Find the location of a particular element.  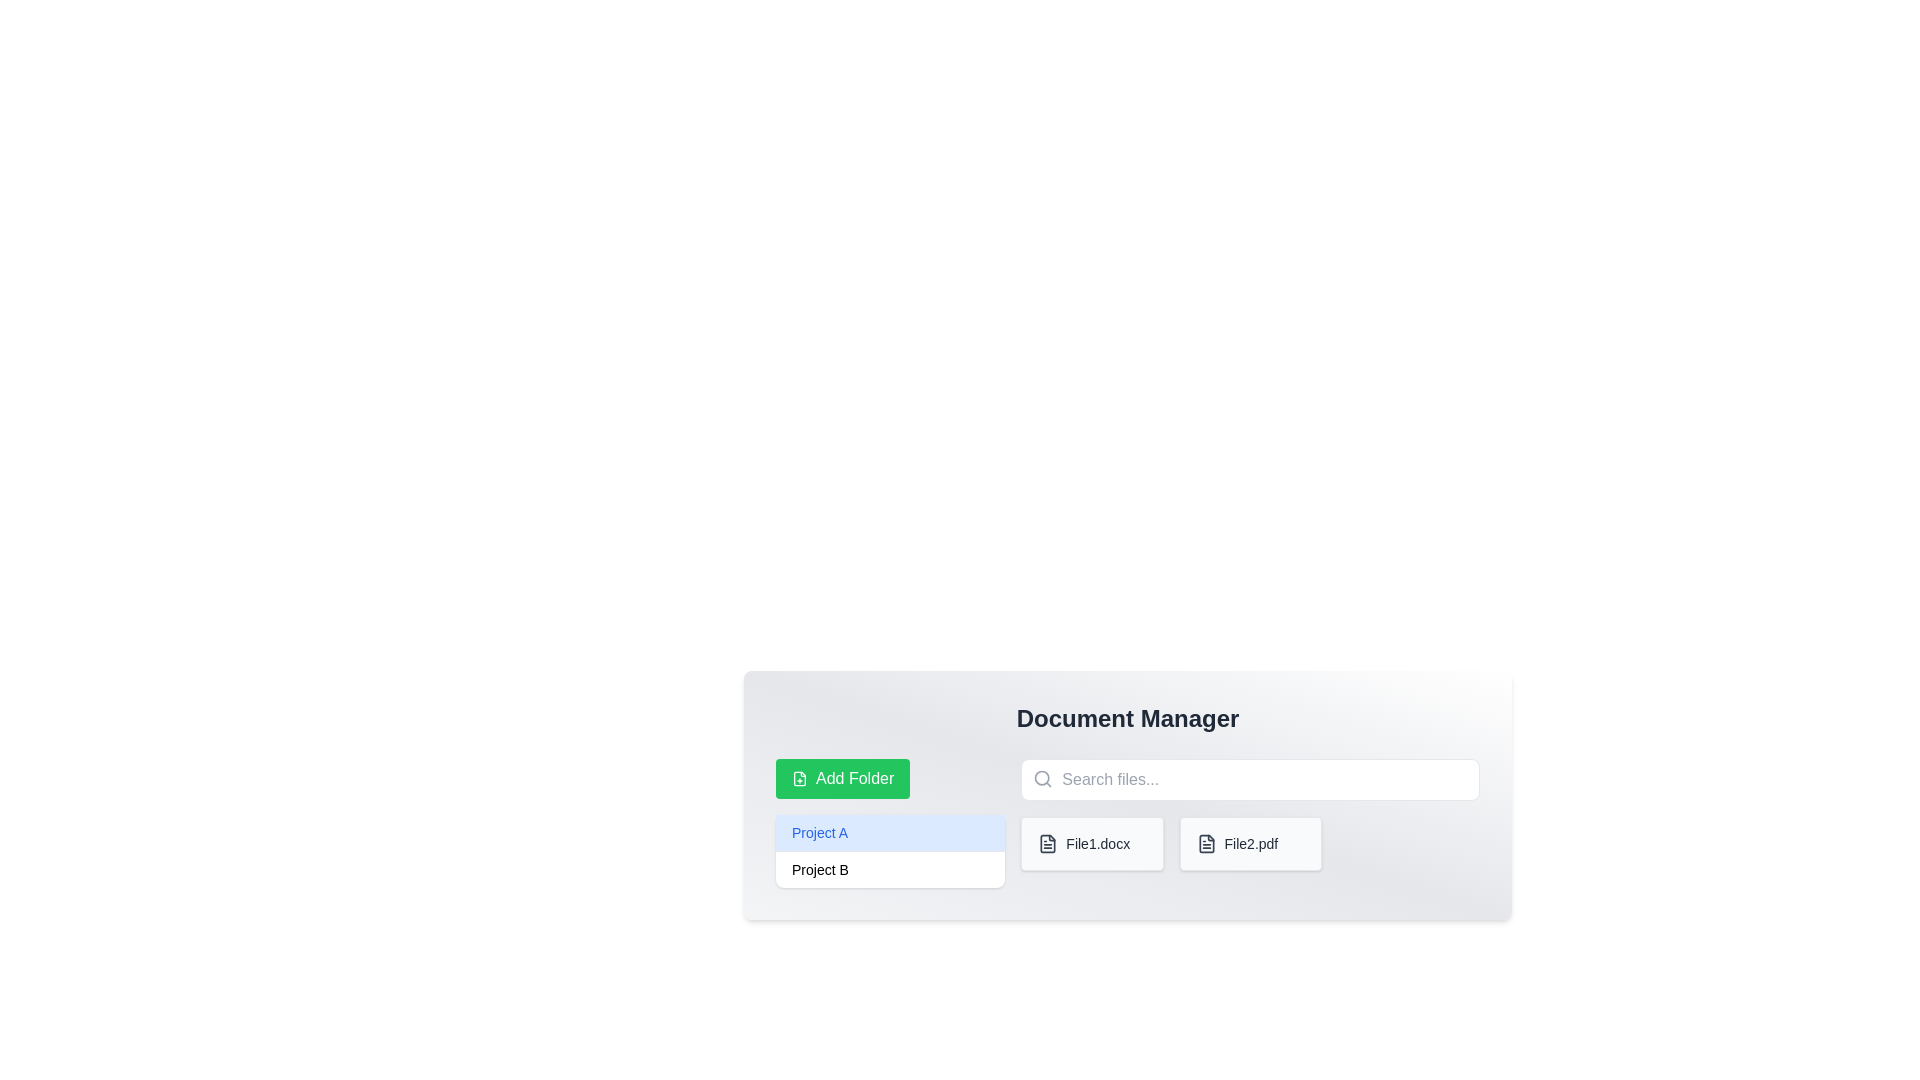

the search indicator SVG icon located on the left side of the input field with placeholder text 'Search files...' in the 'Document Manager' panel is located at coordinates (1042, 778).